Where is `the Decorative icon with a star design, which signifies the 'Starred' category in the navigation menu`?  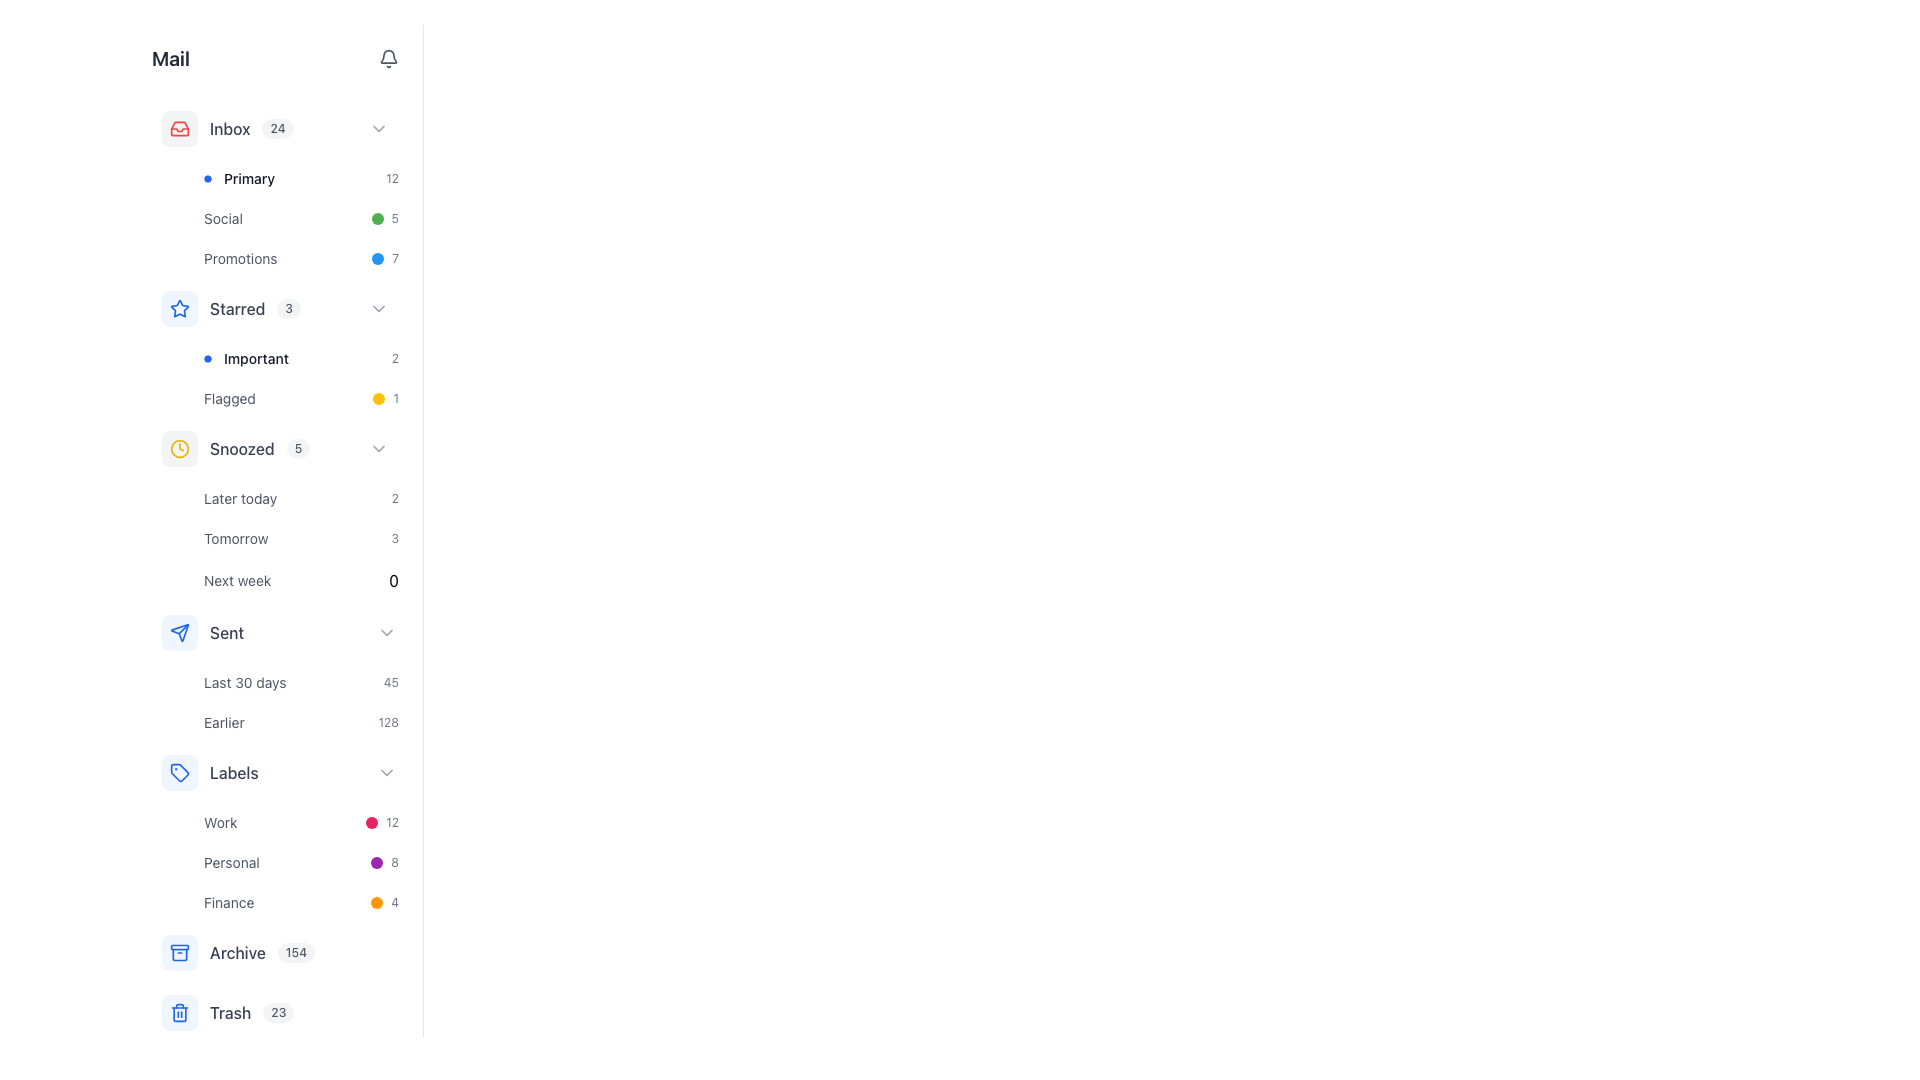
the Decorative icon with a star design, which signifies the 'Starred' category in the navigation menu is located at coordinates (180, 308).